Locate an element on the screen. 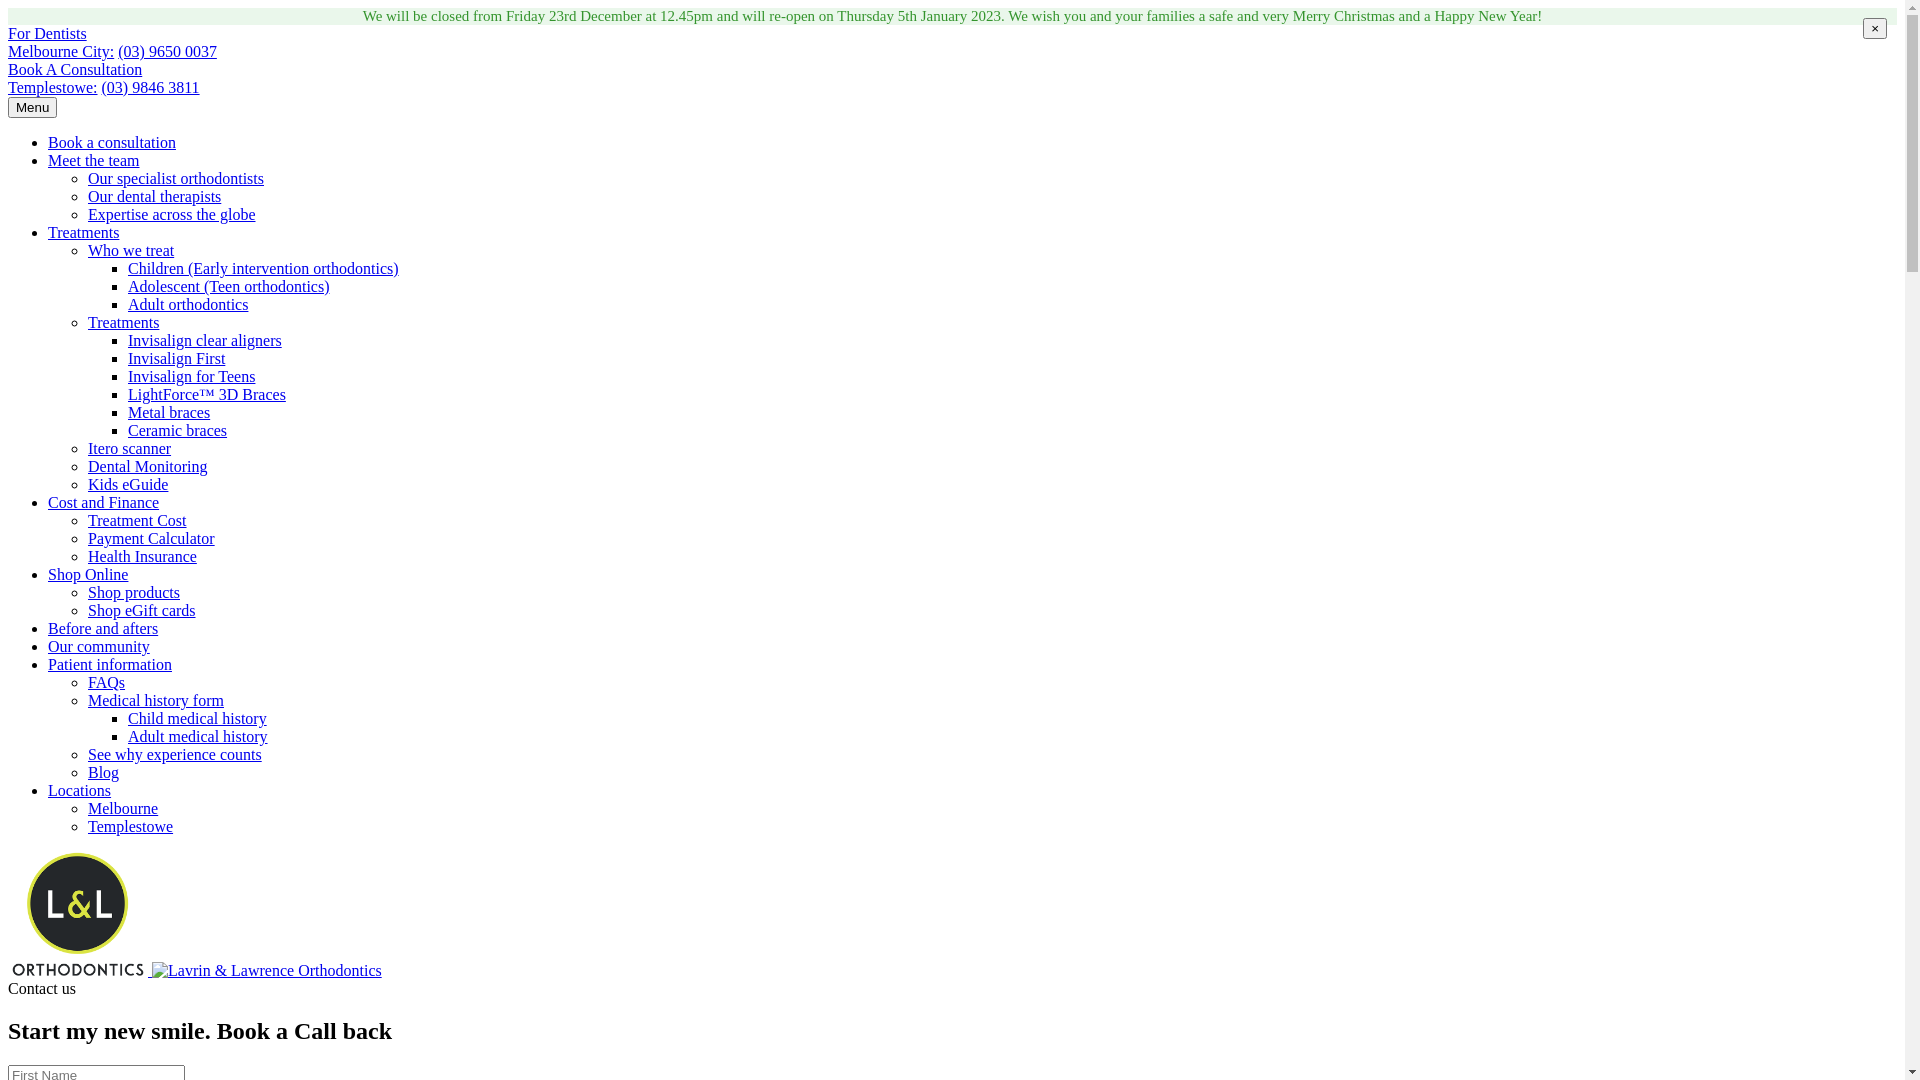  'Before and afters' is located at coordinates (48, 627).